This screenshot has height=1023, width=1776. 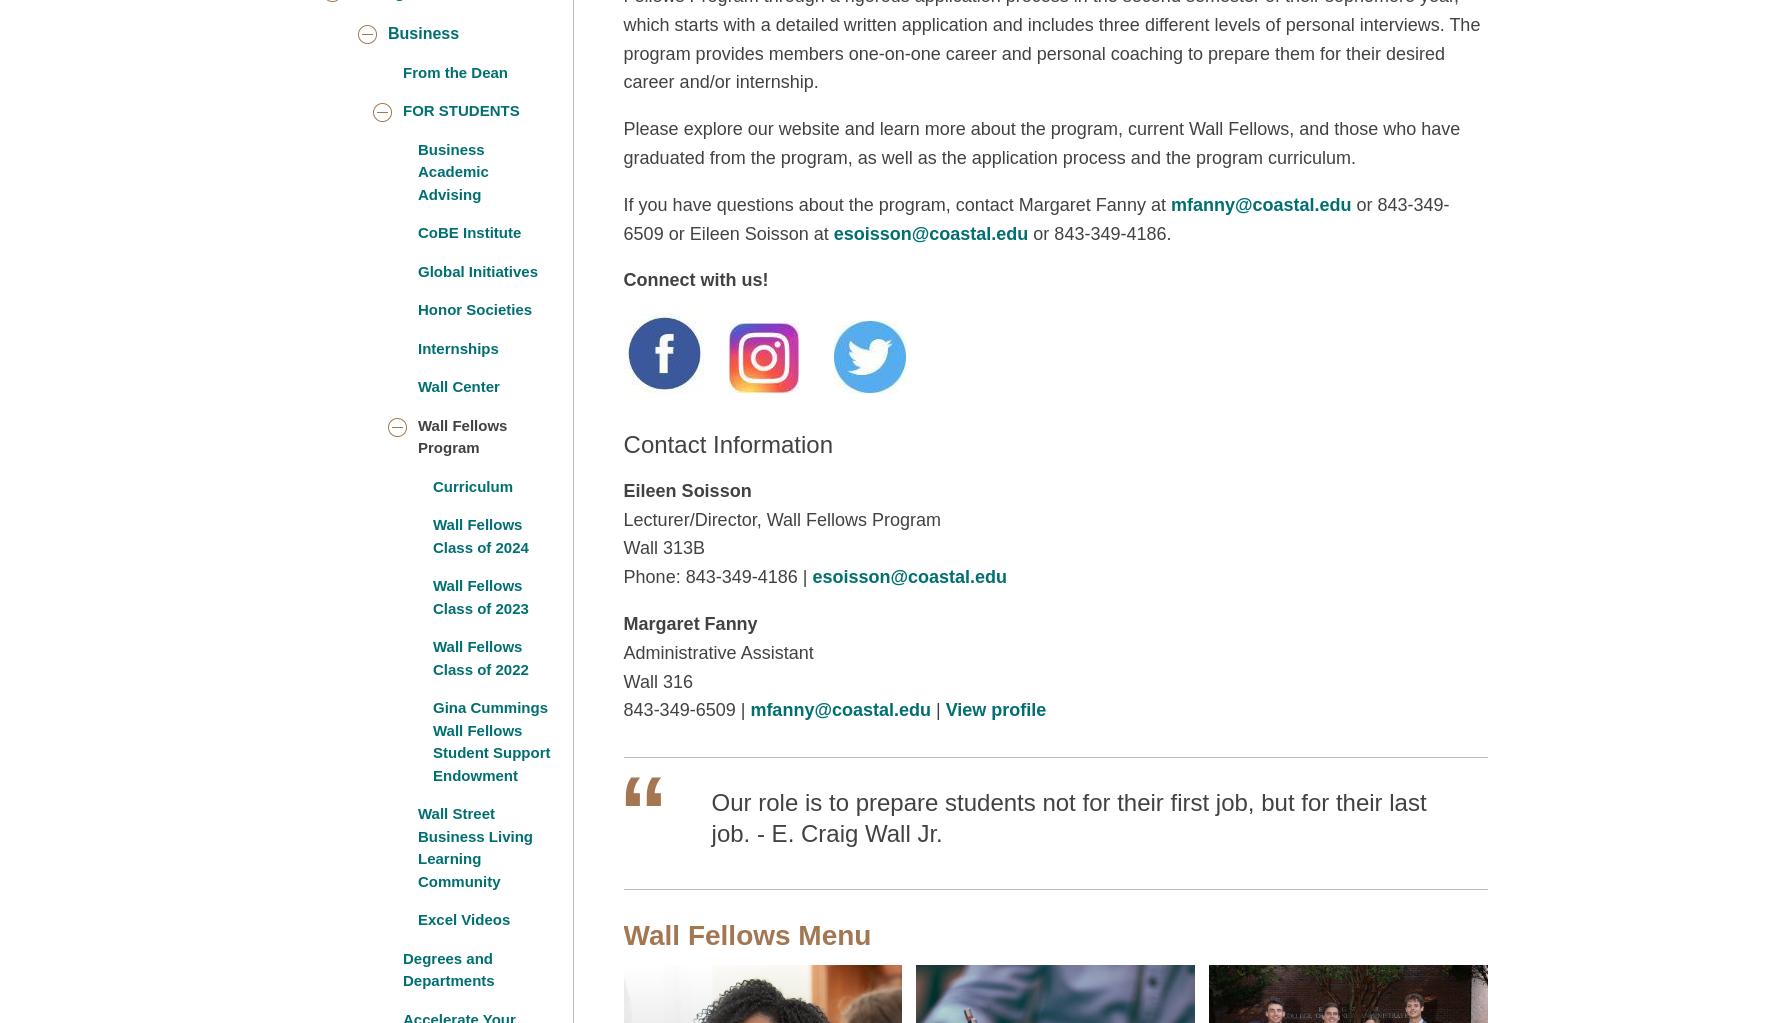 What do you see at coordinates (936, 709) in the screenshot?
I see `'|'` at bounding box center [936, 709].